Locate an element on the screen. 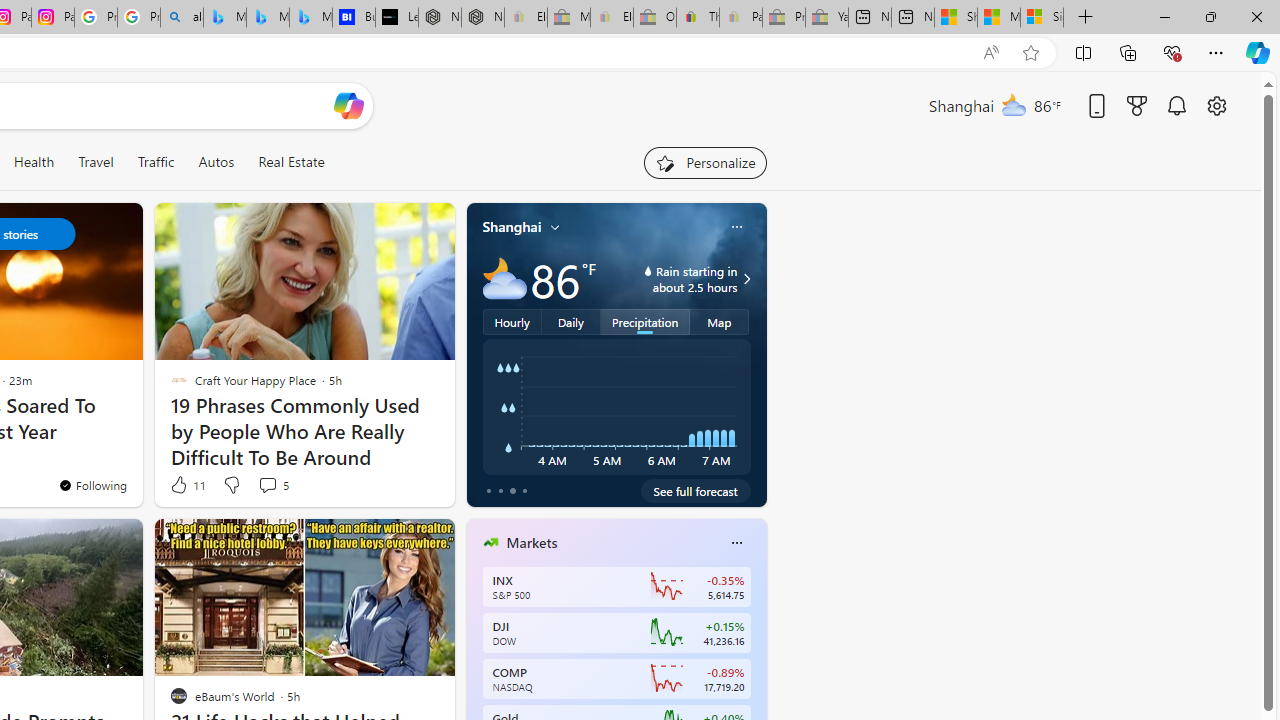 The height and width of the screenshot is (720, 1280). 'Real Estate' is located at coordinates (290, 161).